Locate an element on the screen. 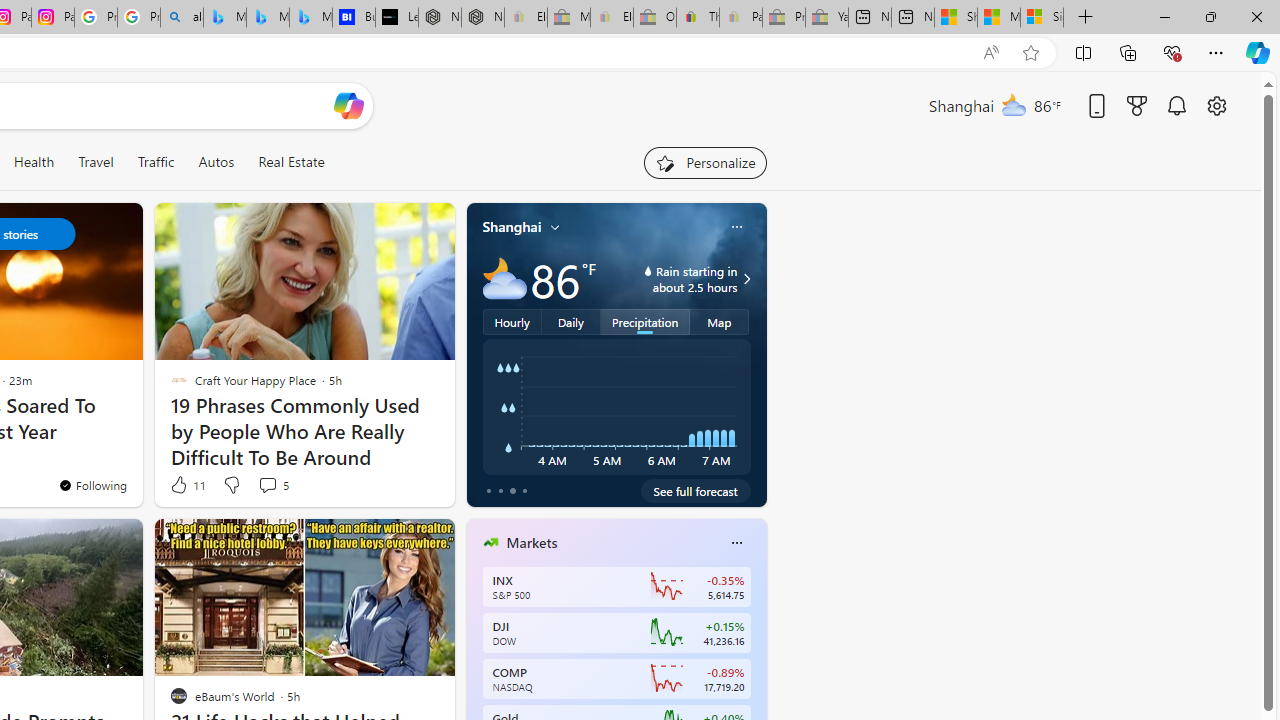 The height and width of the screenshot is (720, 1280). 'Real Estate' is located at coordinates (290, 161).